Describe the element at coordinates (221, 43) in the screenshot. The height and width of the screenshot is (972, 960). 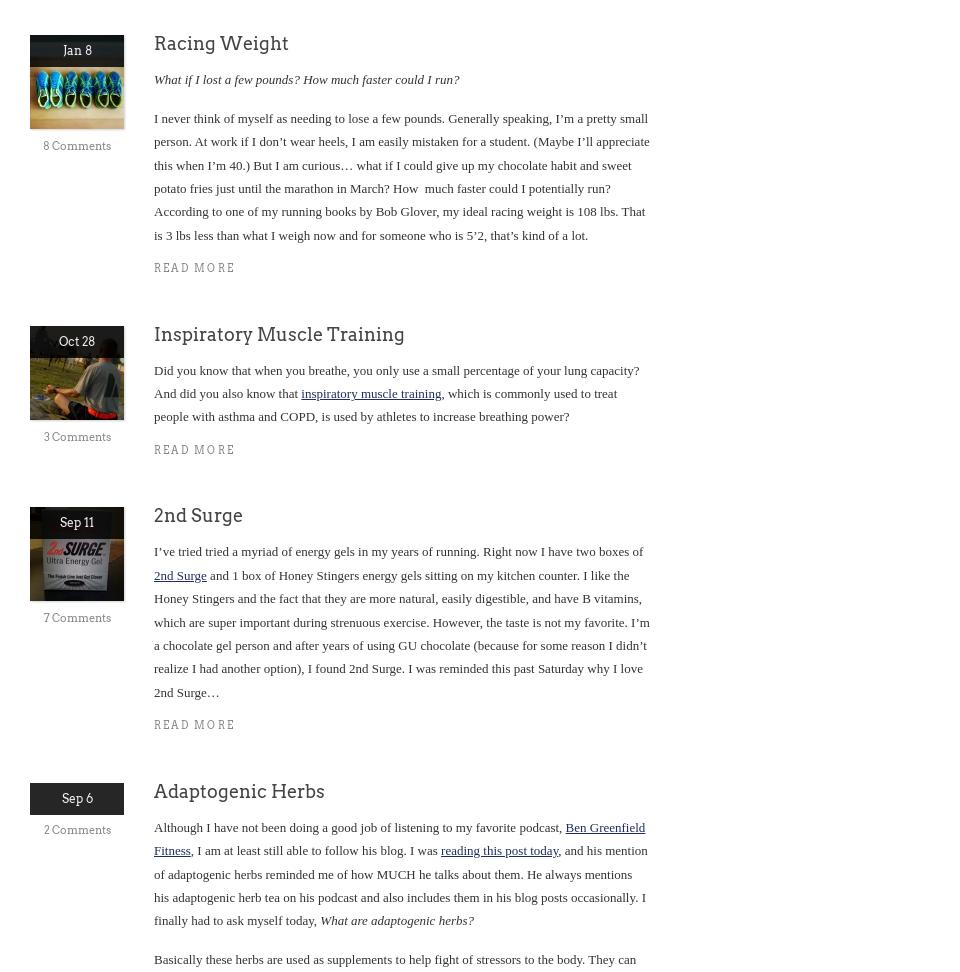
I see `'Racing Weight'` at that location.